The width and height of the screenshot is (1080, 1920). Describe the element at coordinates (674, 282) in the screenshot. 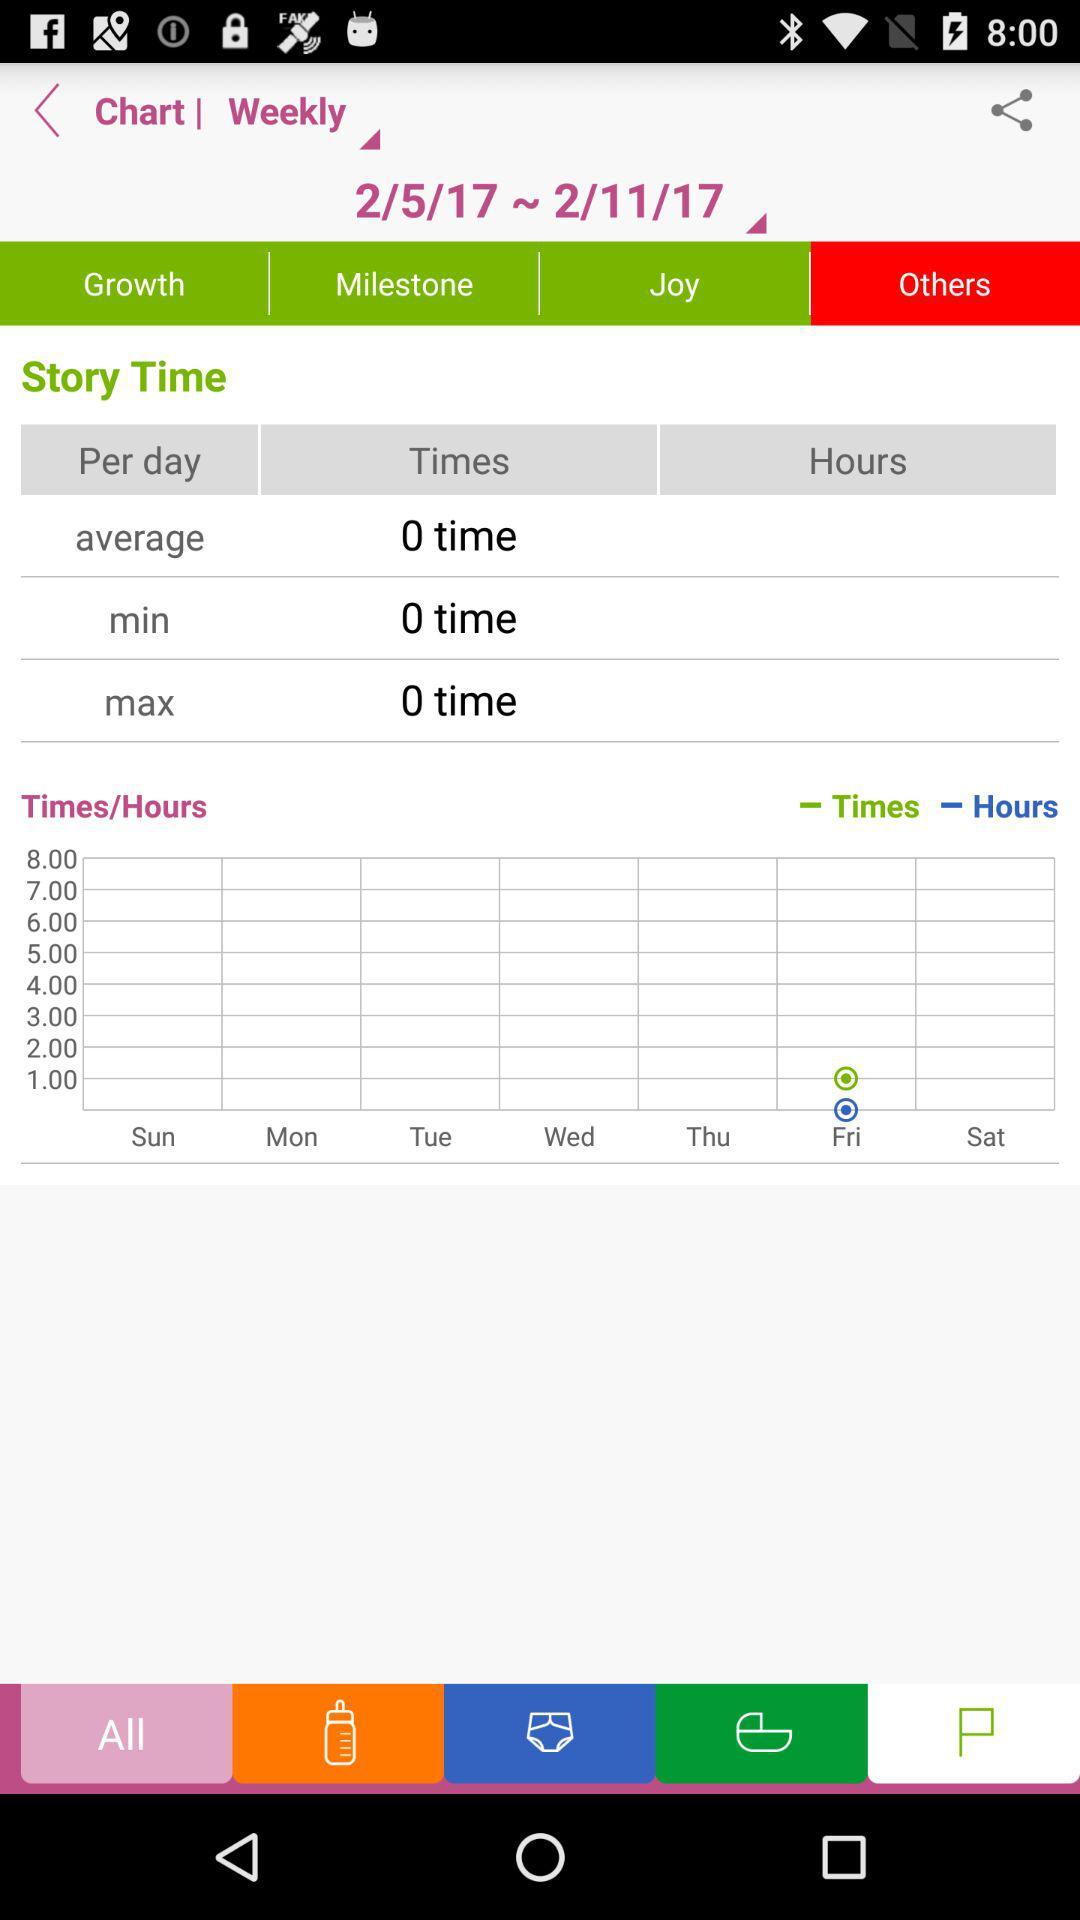

I see `the joy button` at that location.